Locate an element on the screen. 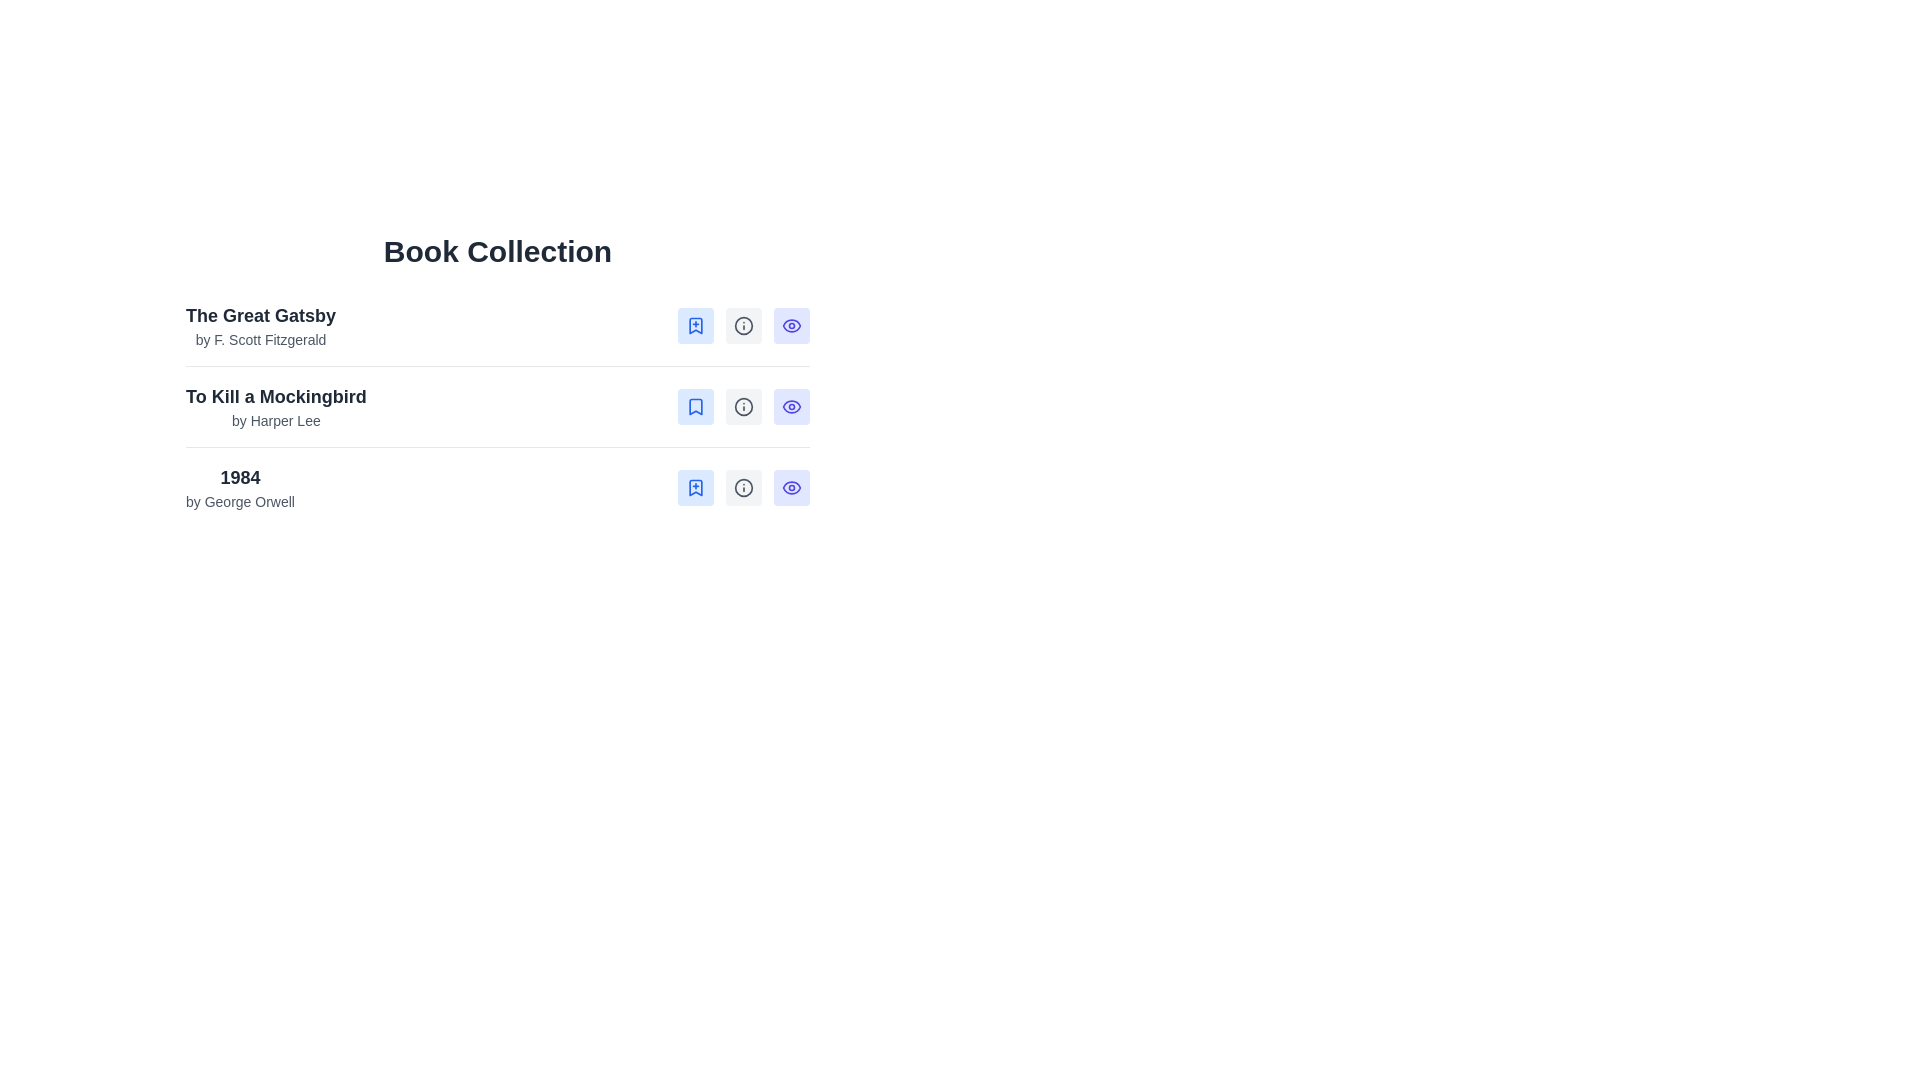  the 'Details' button icon located in the top row, right section of 'The Great Gatsby' entry, positioned between the bookmark icon and the view icon is located at coordinates (743, 325).